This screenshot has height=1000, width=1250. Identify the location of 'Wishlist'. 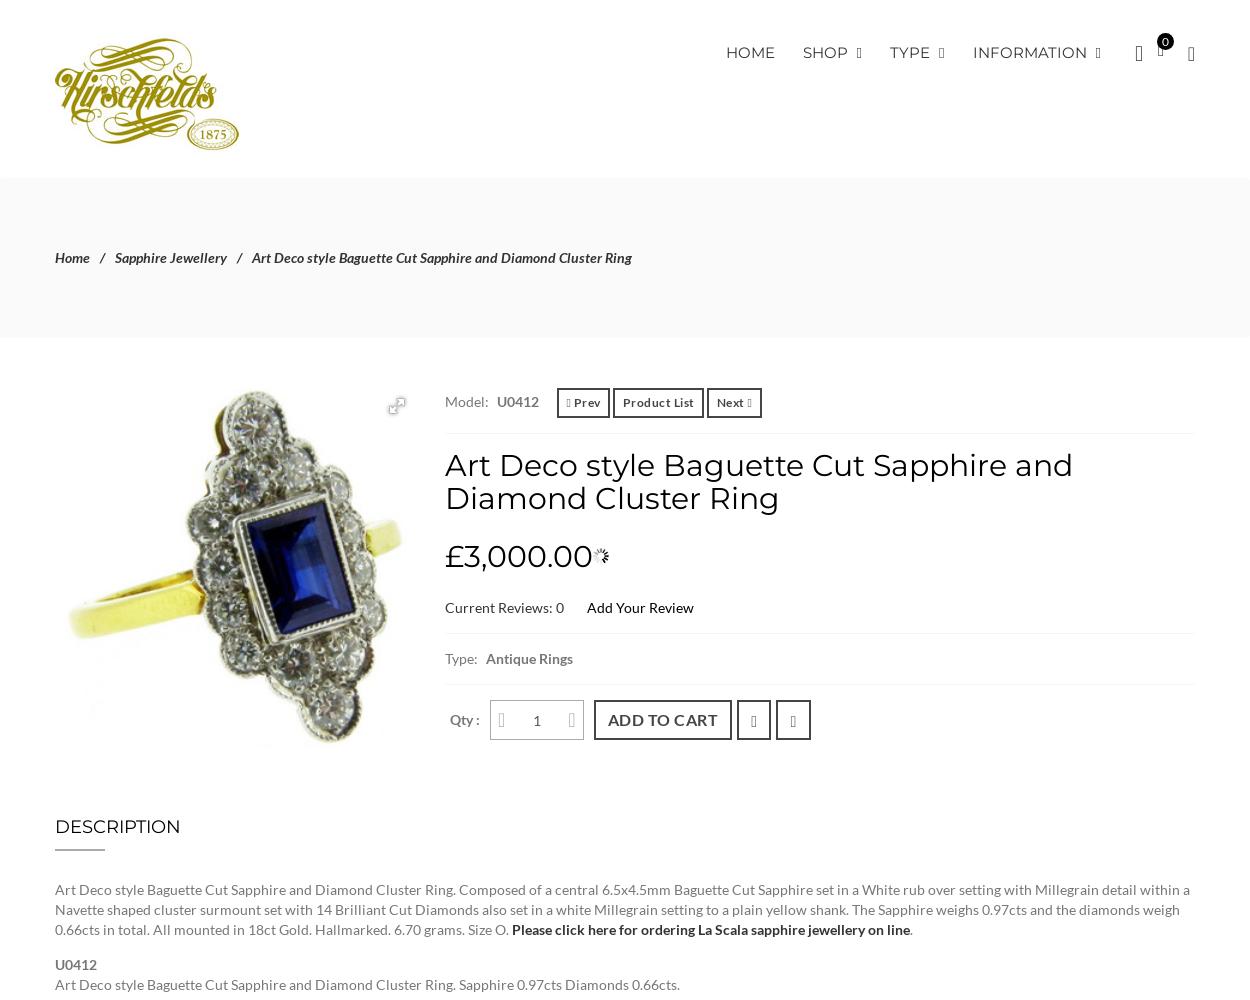
(1072, 144).